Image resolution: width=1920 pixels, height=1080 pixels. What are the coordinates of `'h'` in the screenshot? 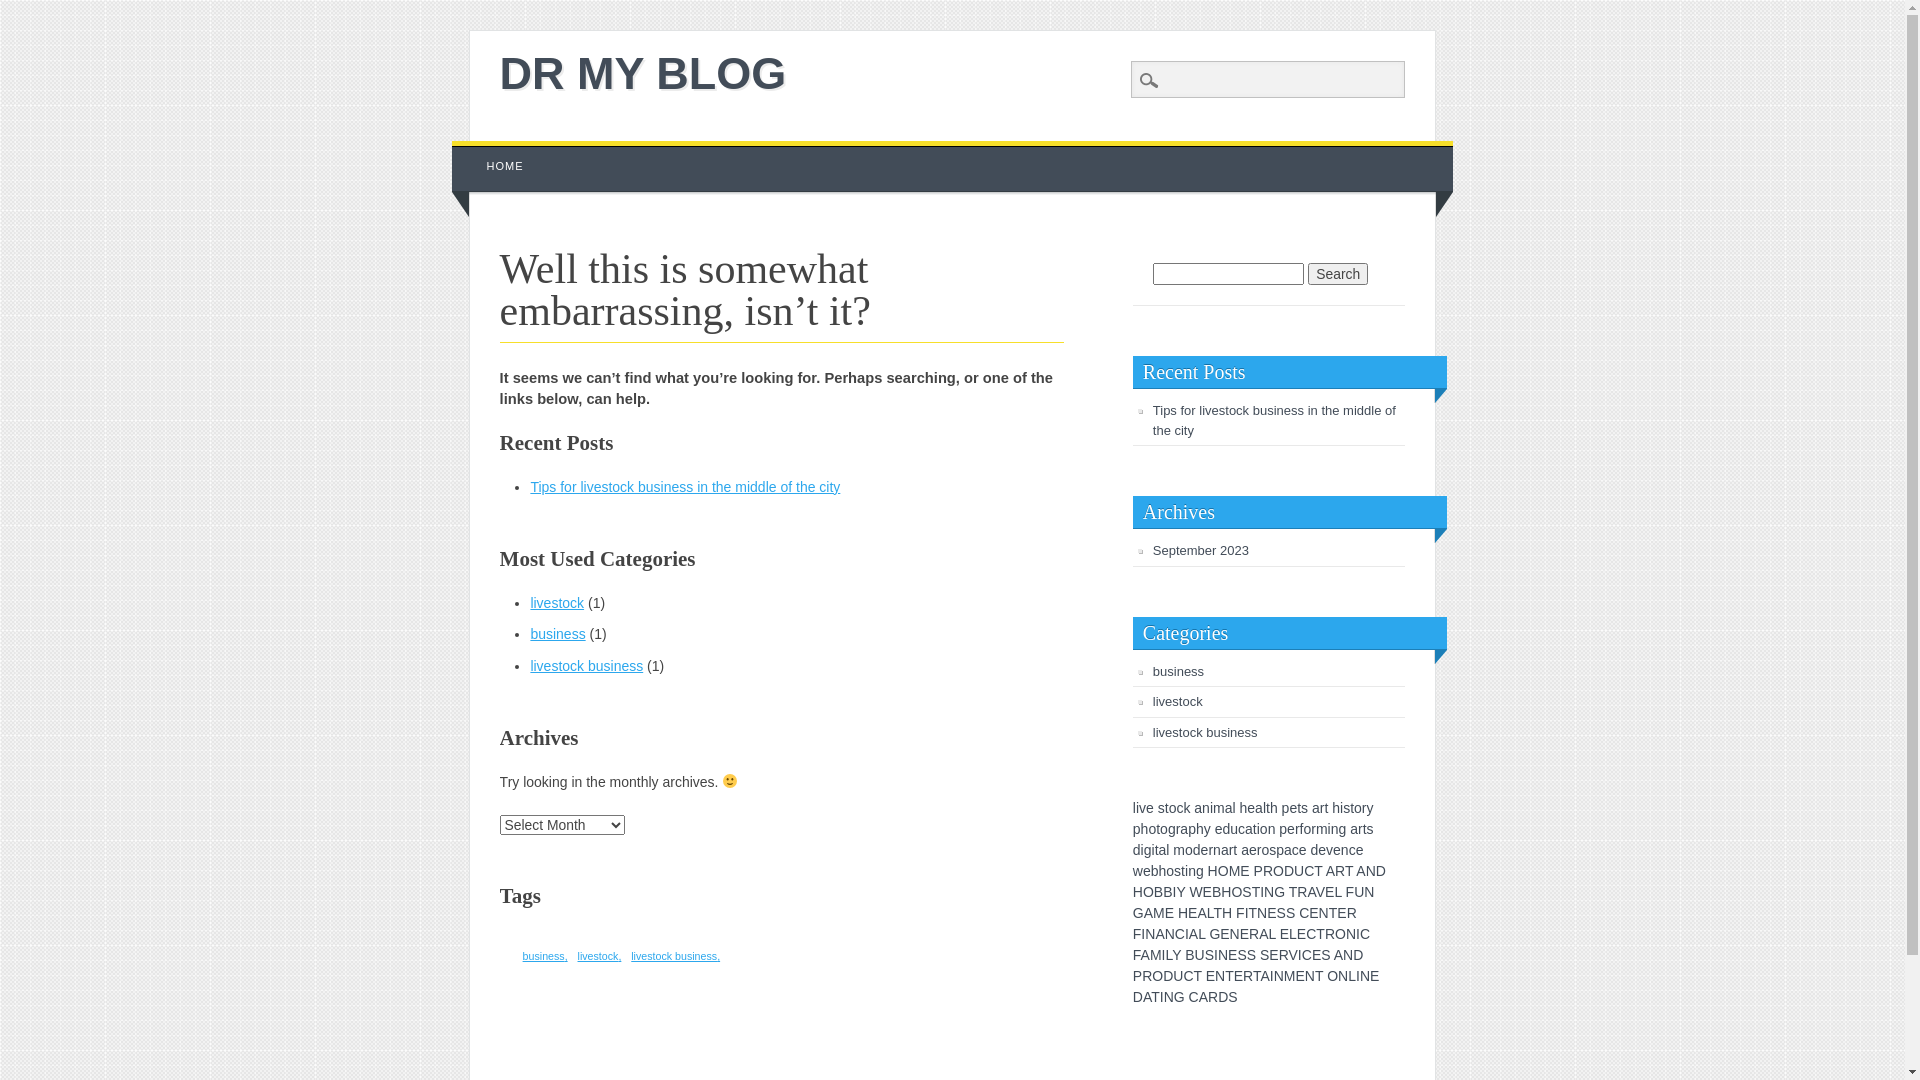 It's located at (1272, 806).